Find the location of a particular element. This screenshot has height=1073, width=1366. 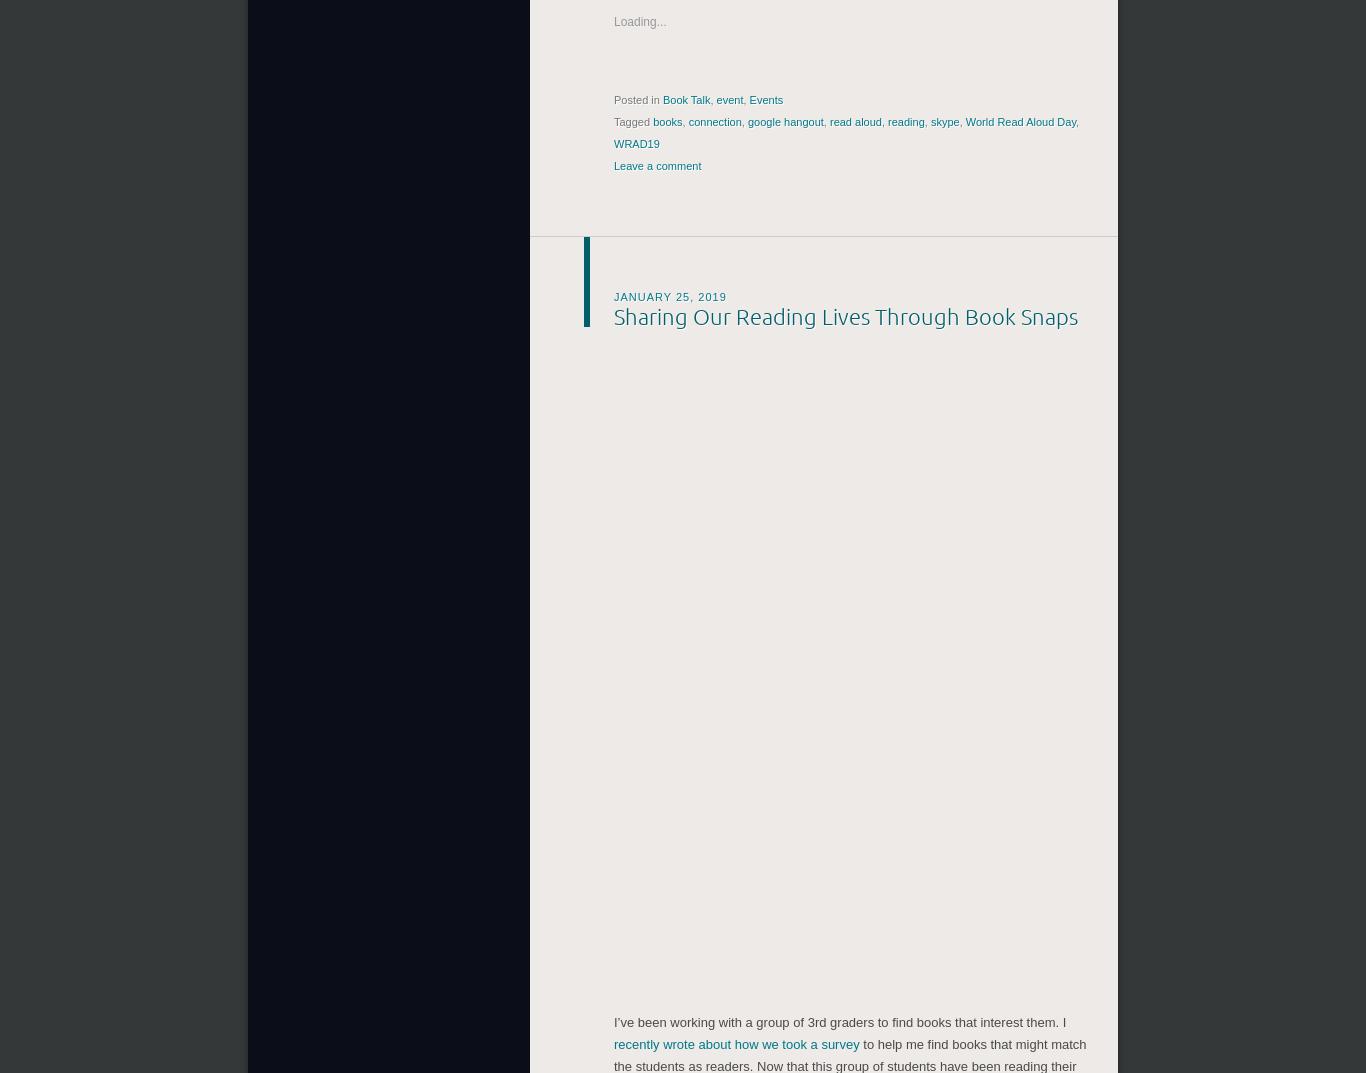

'read aloud' is located at coordinates (853, 118).